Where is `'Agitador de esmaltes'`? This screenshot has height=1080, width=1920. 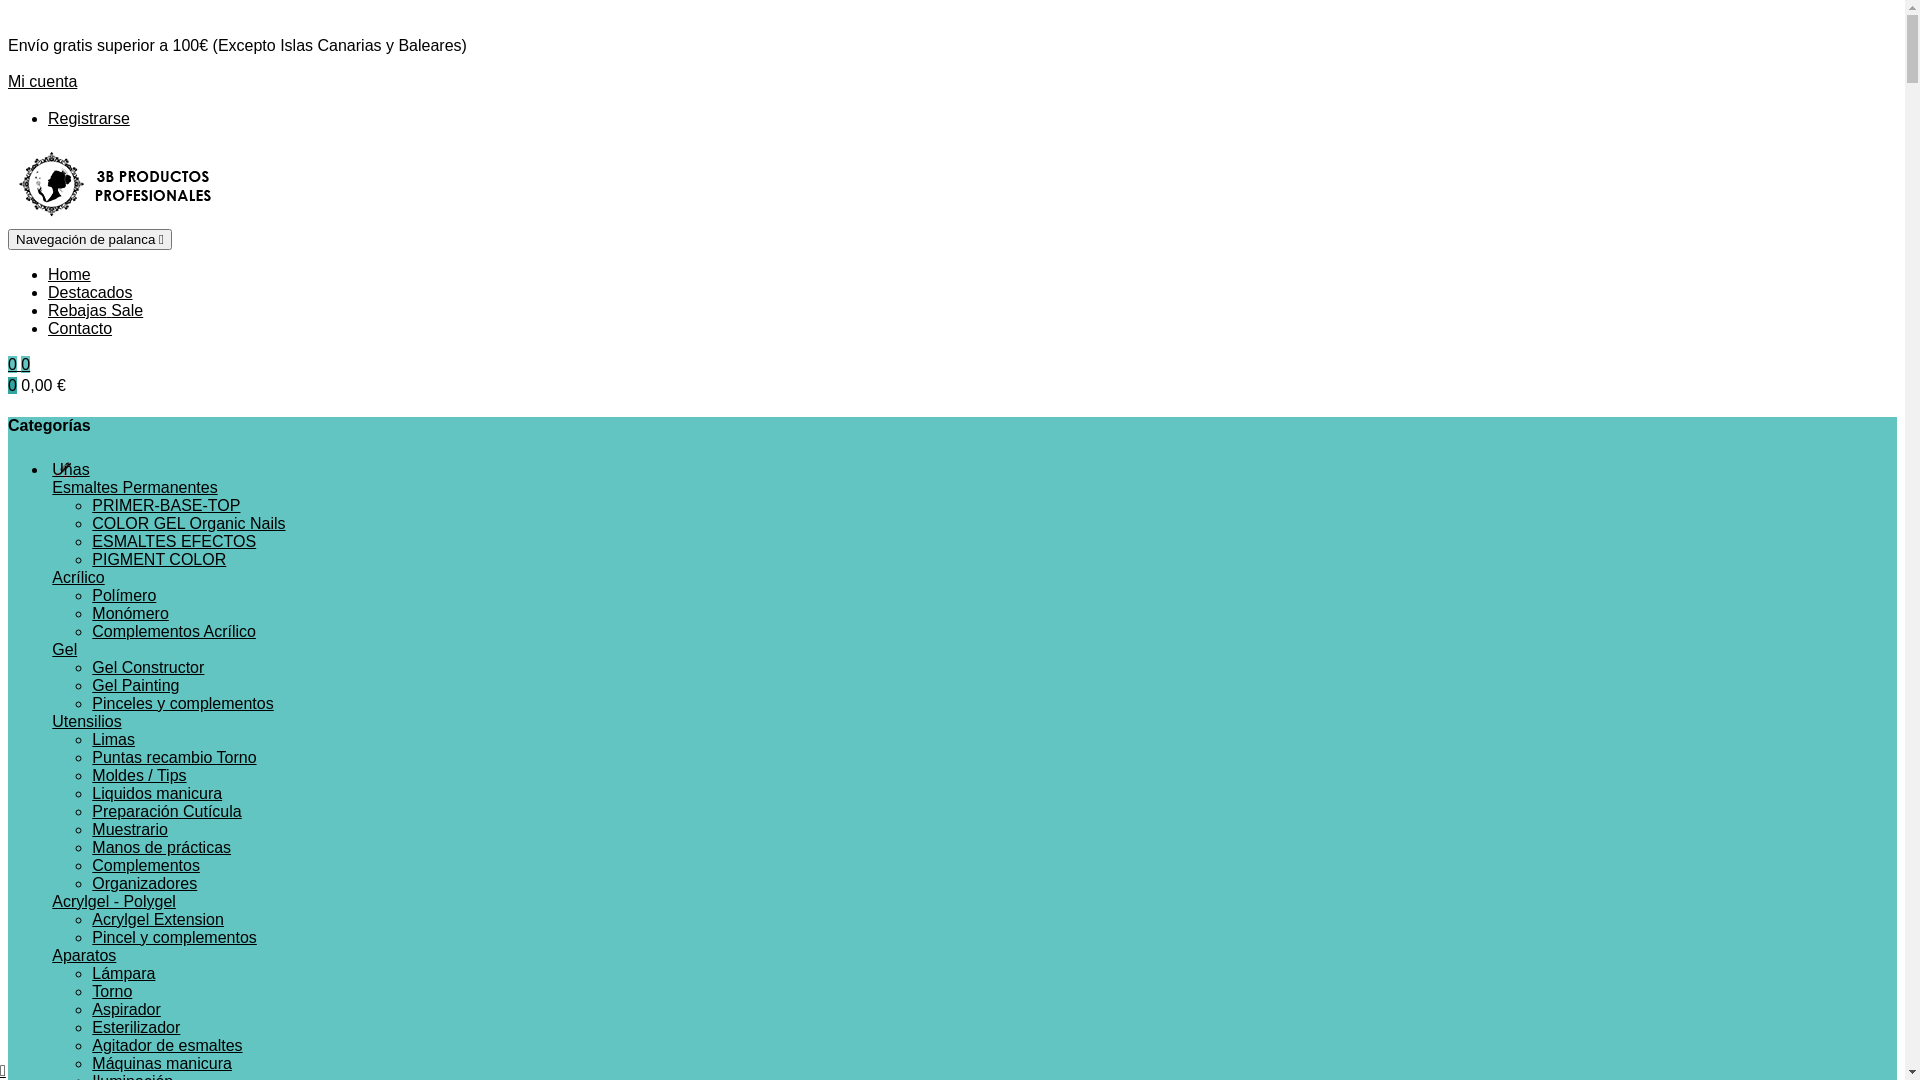 'Agitador de esmaltes' is located at coordinates (167, 1044).